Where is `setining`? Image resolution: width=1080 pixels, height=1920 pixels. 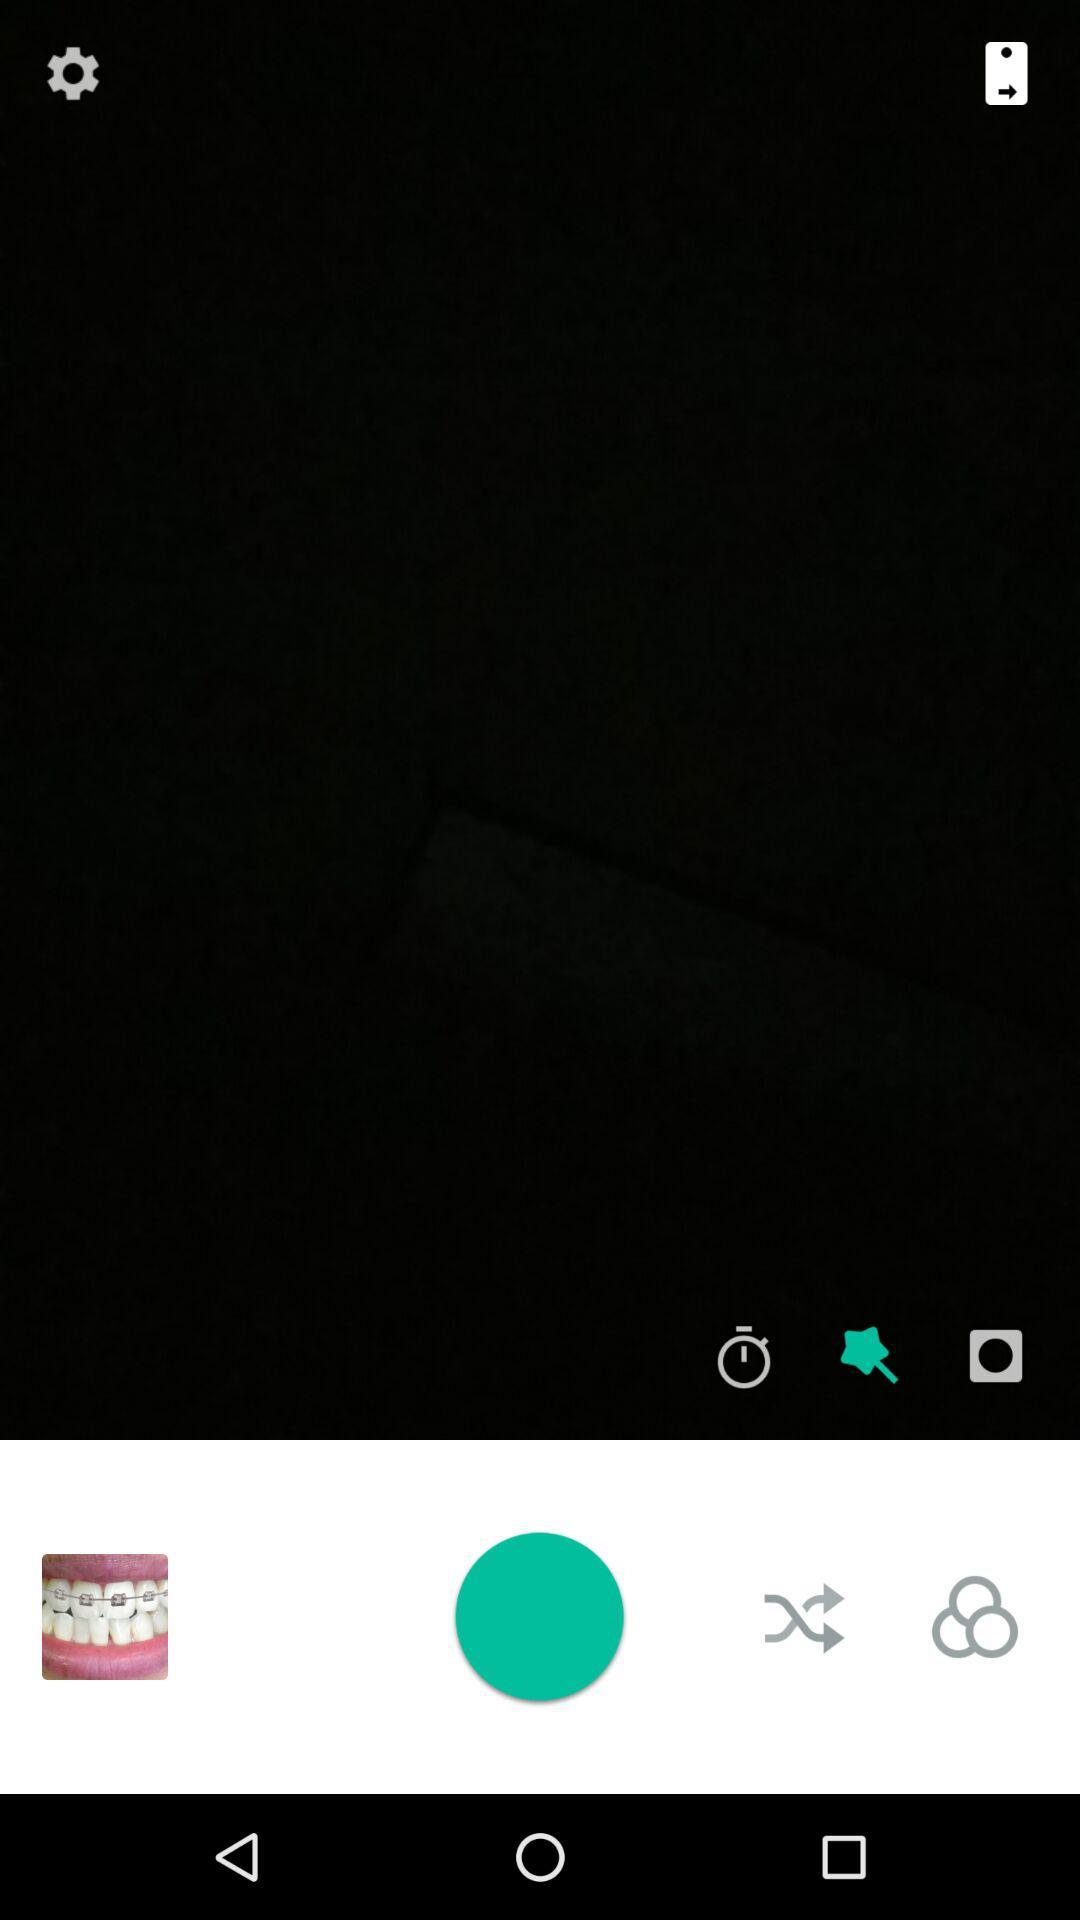 setining is located at coordinates (72, 73).